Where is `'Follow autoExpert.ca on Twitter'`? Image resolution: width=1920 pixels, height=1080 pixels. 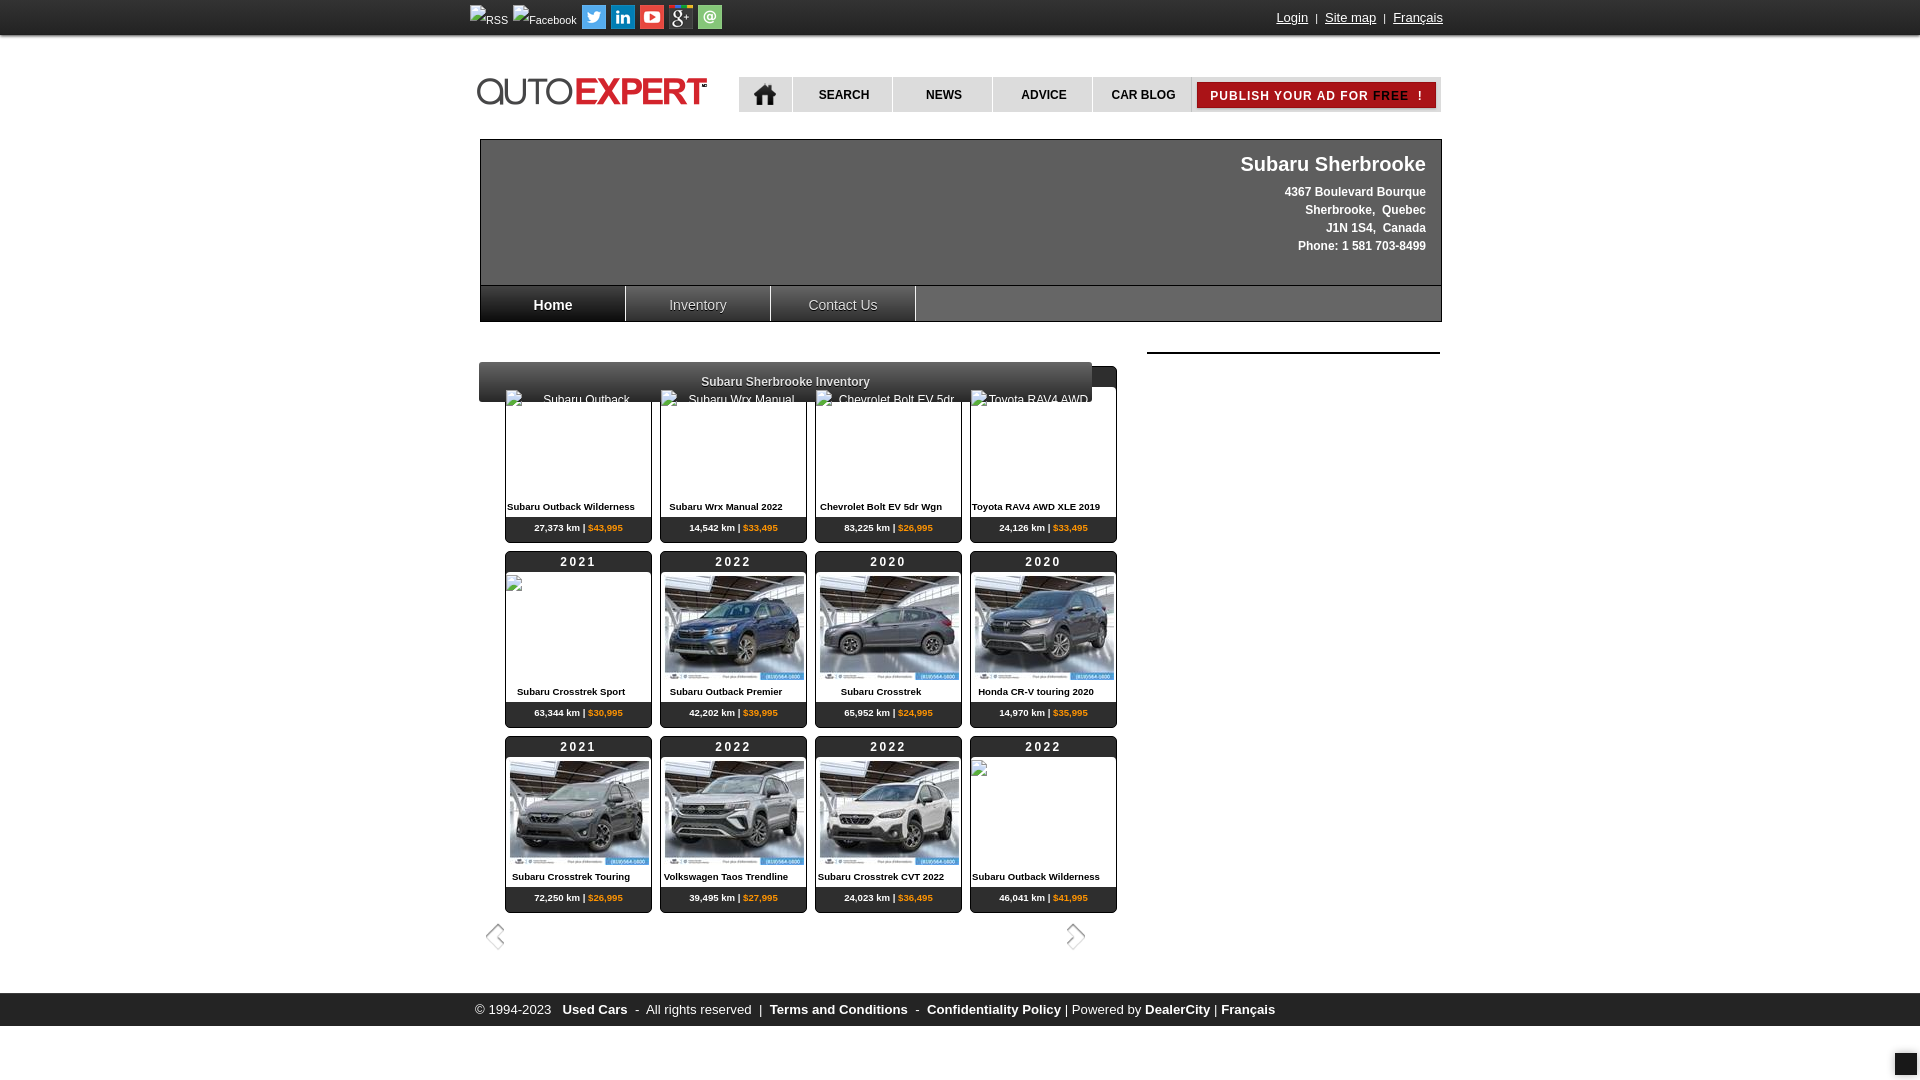 'Follow autoExpert.ca on Twitter' is located at coordinates (593, 24).